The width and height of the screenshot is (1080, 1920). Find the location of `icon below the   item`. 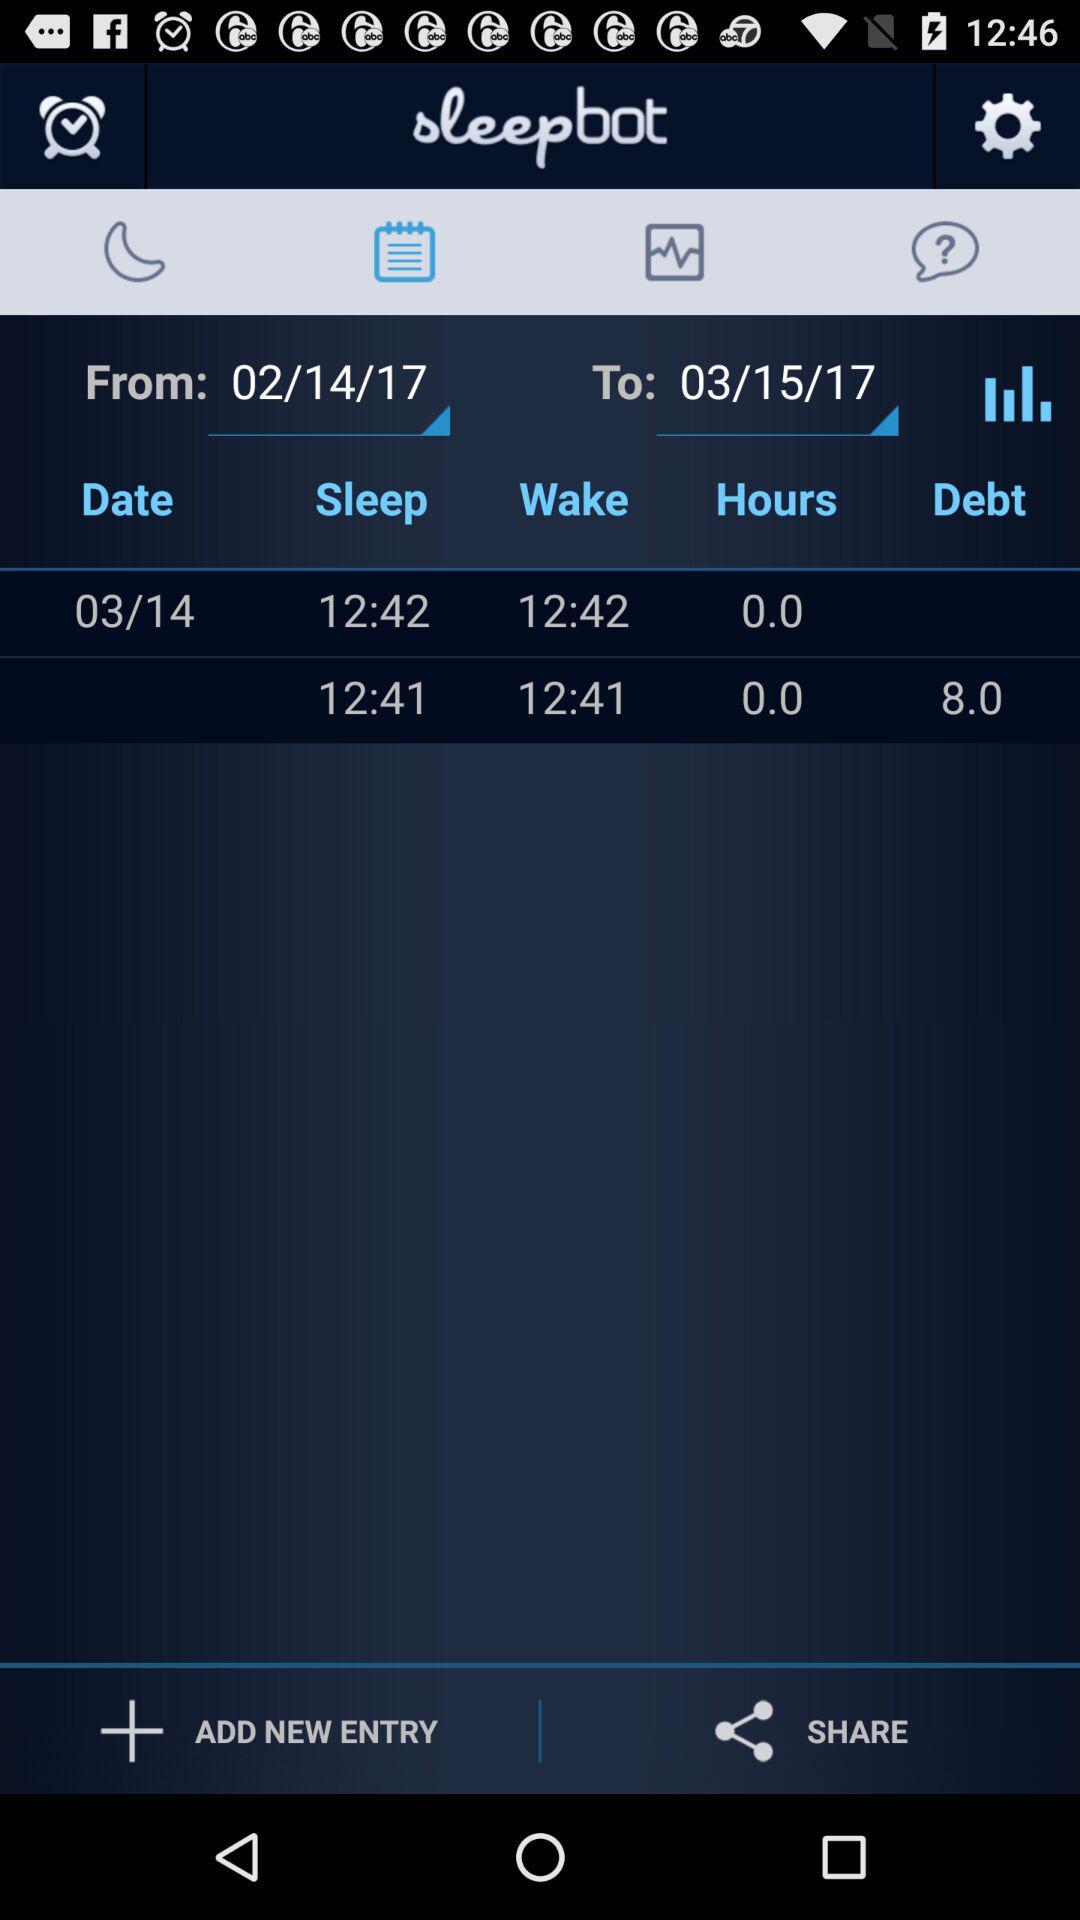

icon below the   item is located at coordinates (41, 700).